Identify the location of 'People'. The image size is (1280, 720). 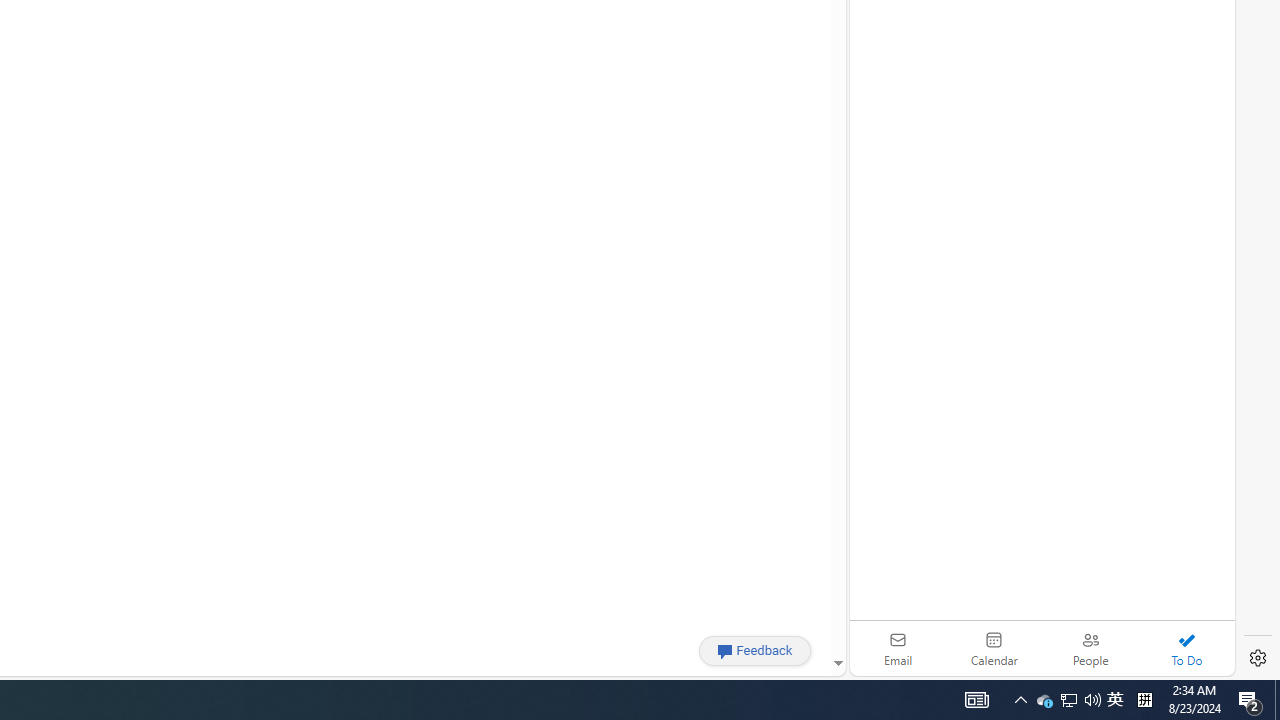
(1089, 648).